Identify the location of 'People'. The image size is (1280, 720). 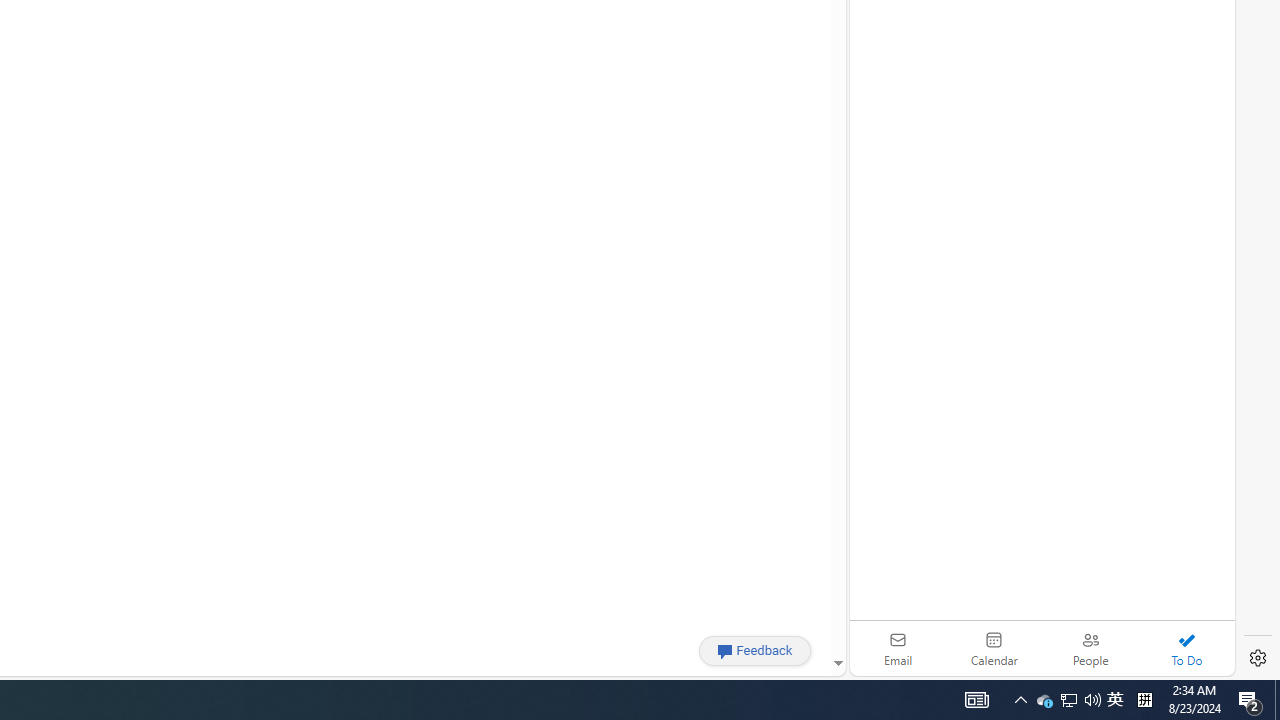
(1089, 648).